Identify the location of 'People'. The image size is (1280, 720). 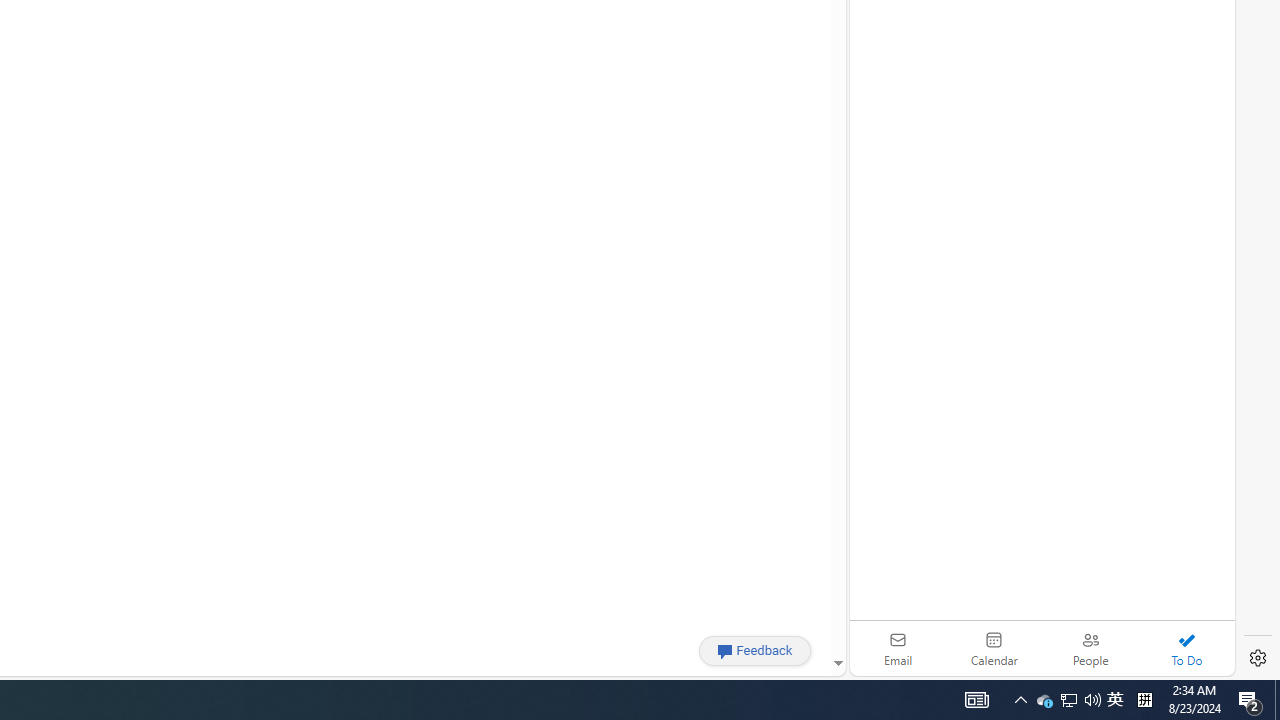
(1089, 648).